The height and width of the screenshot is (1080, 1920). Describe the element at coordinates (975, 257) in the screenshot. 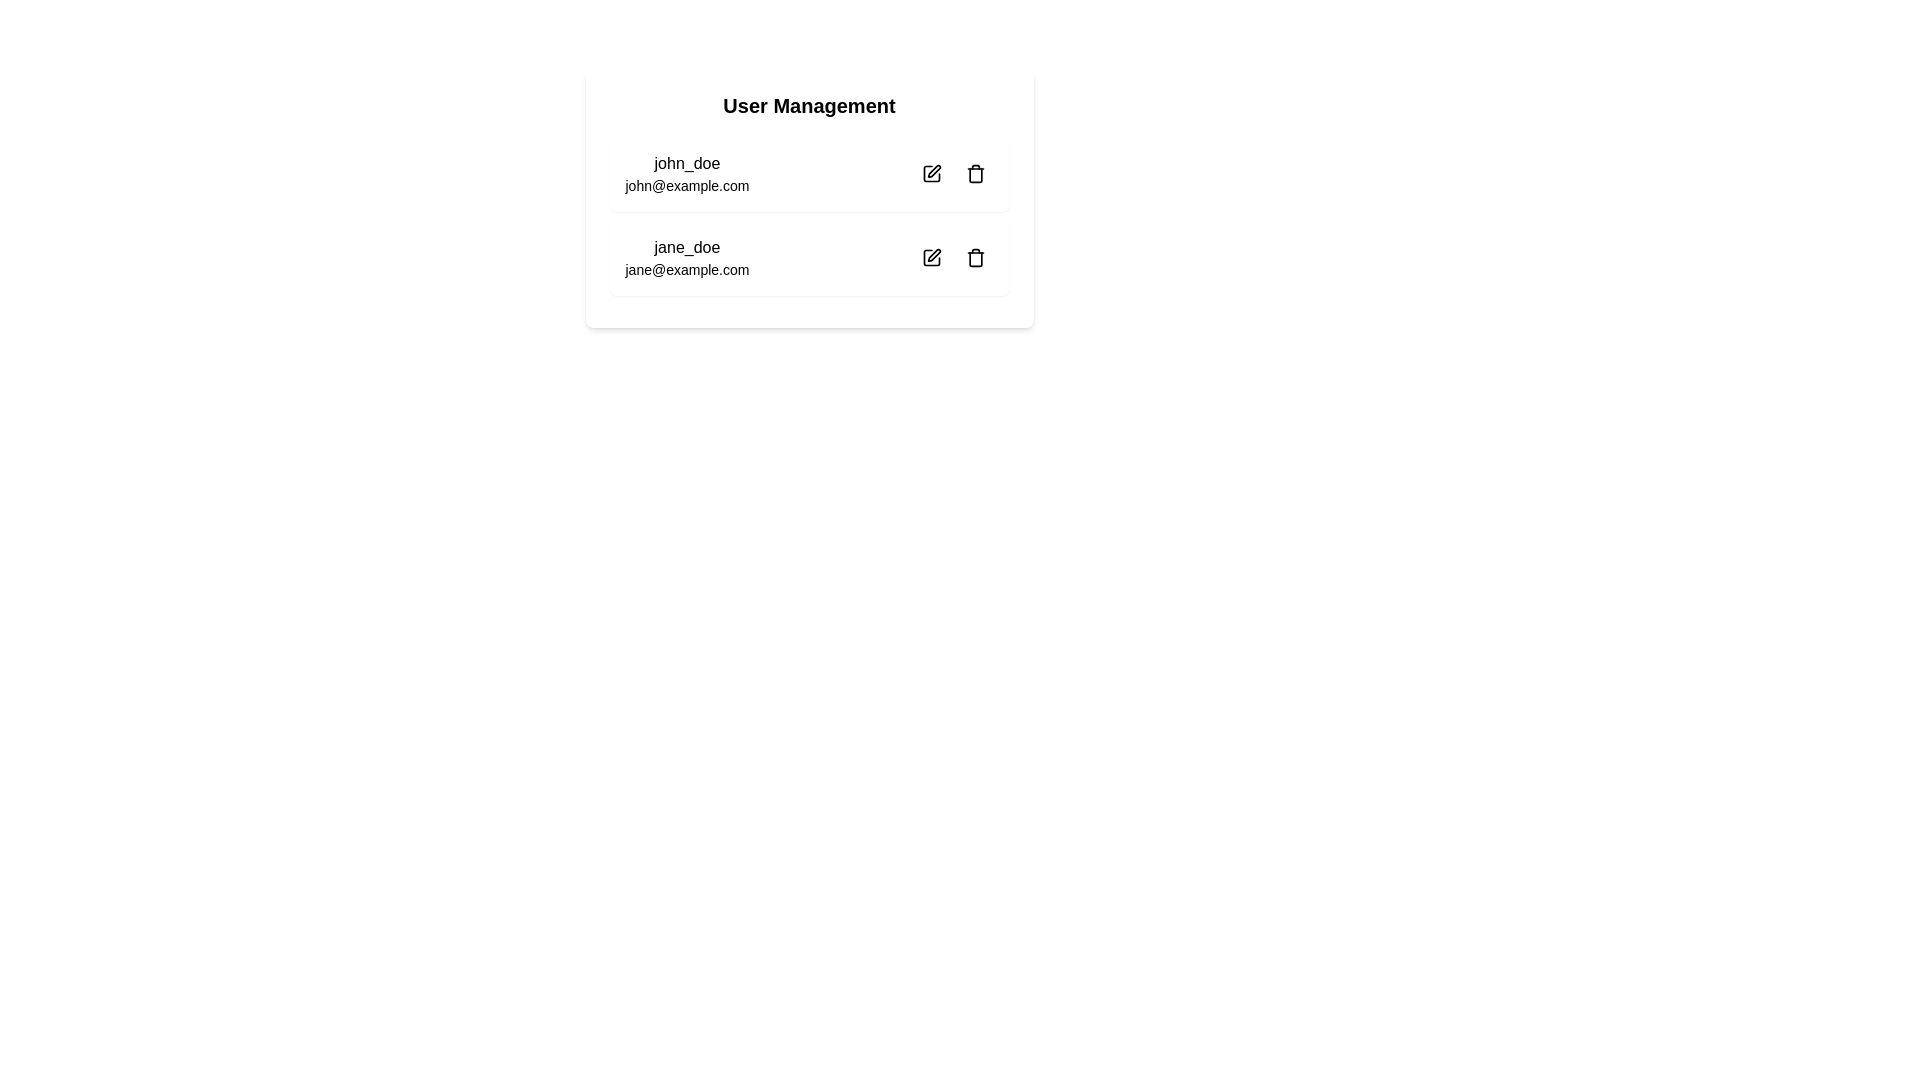

I see `the delete button for the user 'jane_doe' in the user management interface` at that location.